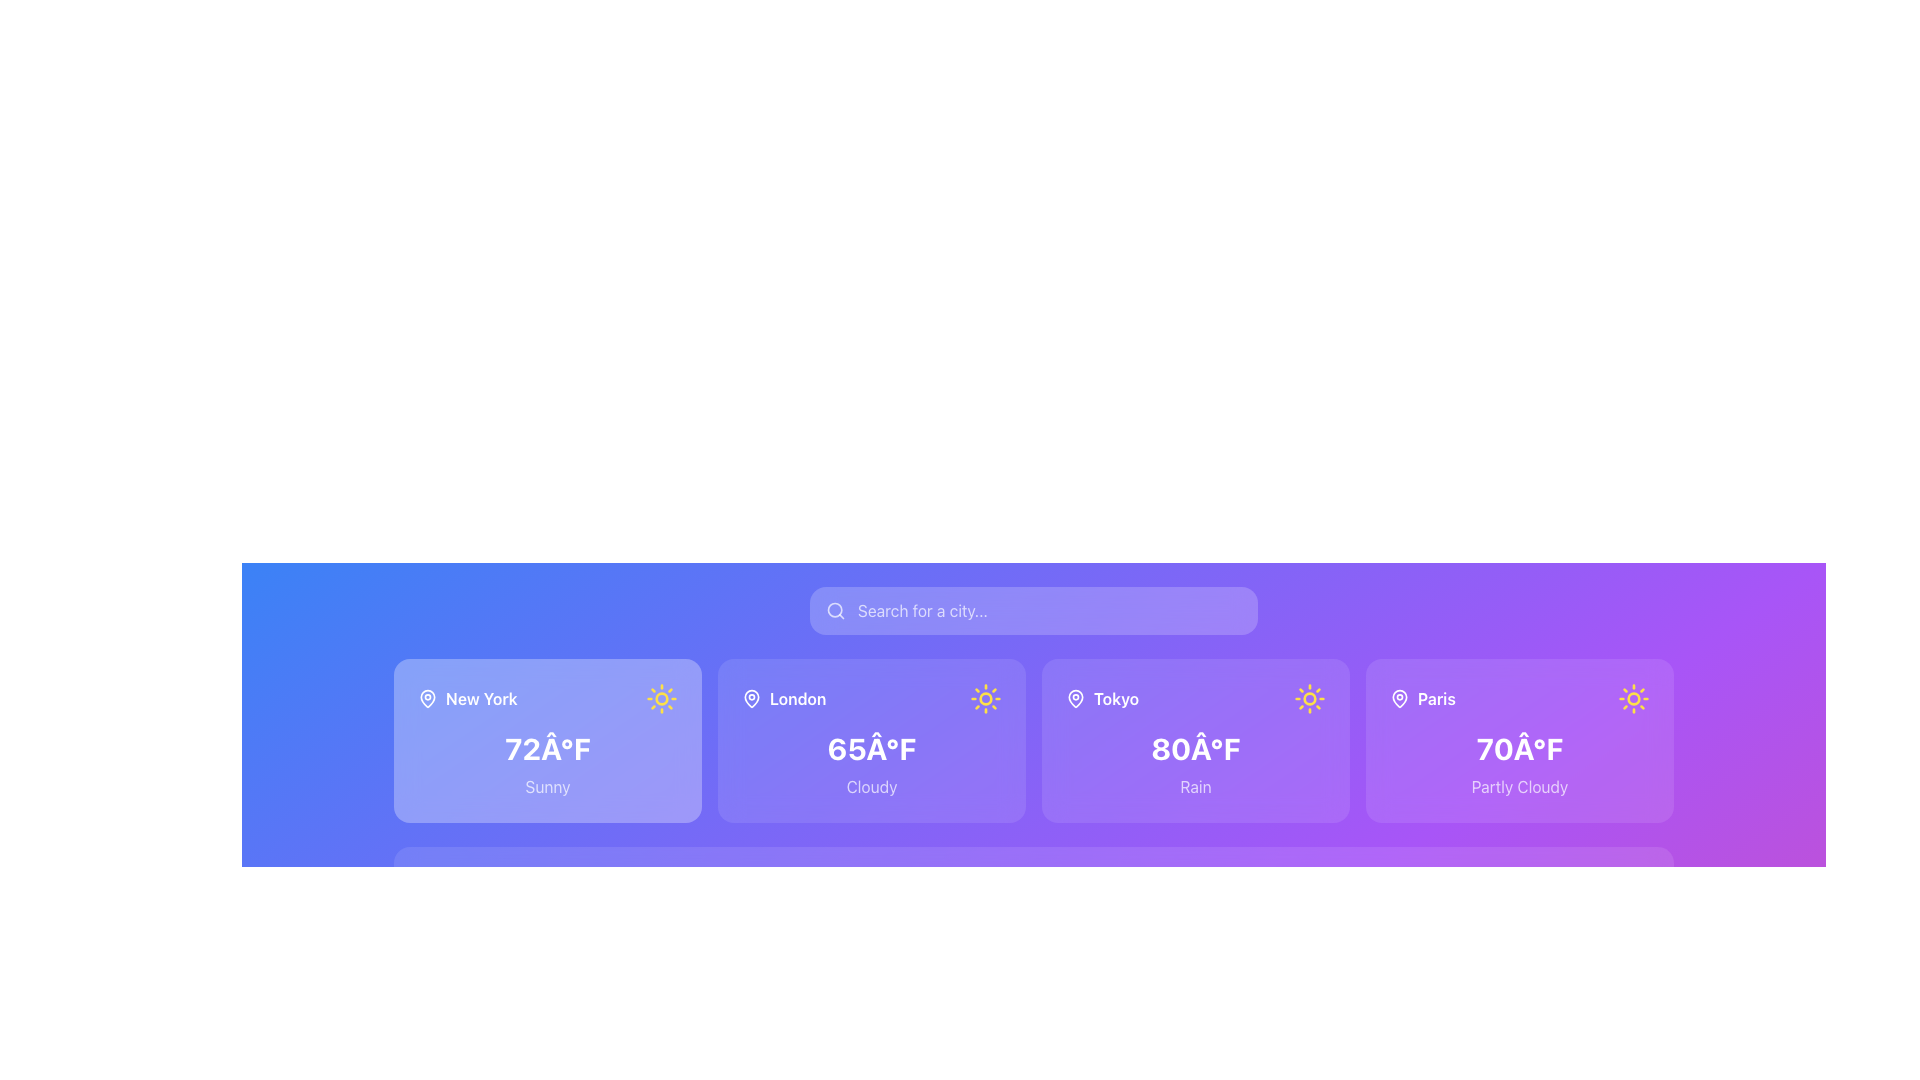 Image resolution: width=1920 pixels, height=1080 pixels. Describe the element at coordinates (1074, 697) in the screenshot. I see `the map pin icon representing Tokyo, which is displayed with a white fill and purple background, adjacent to the text 'Tokyo'` at that location.